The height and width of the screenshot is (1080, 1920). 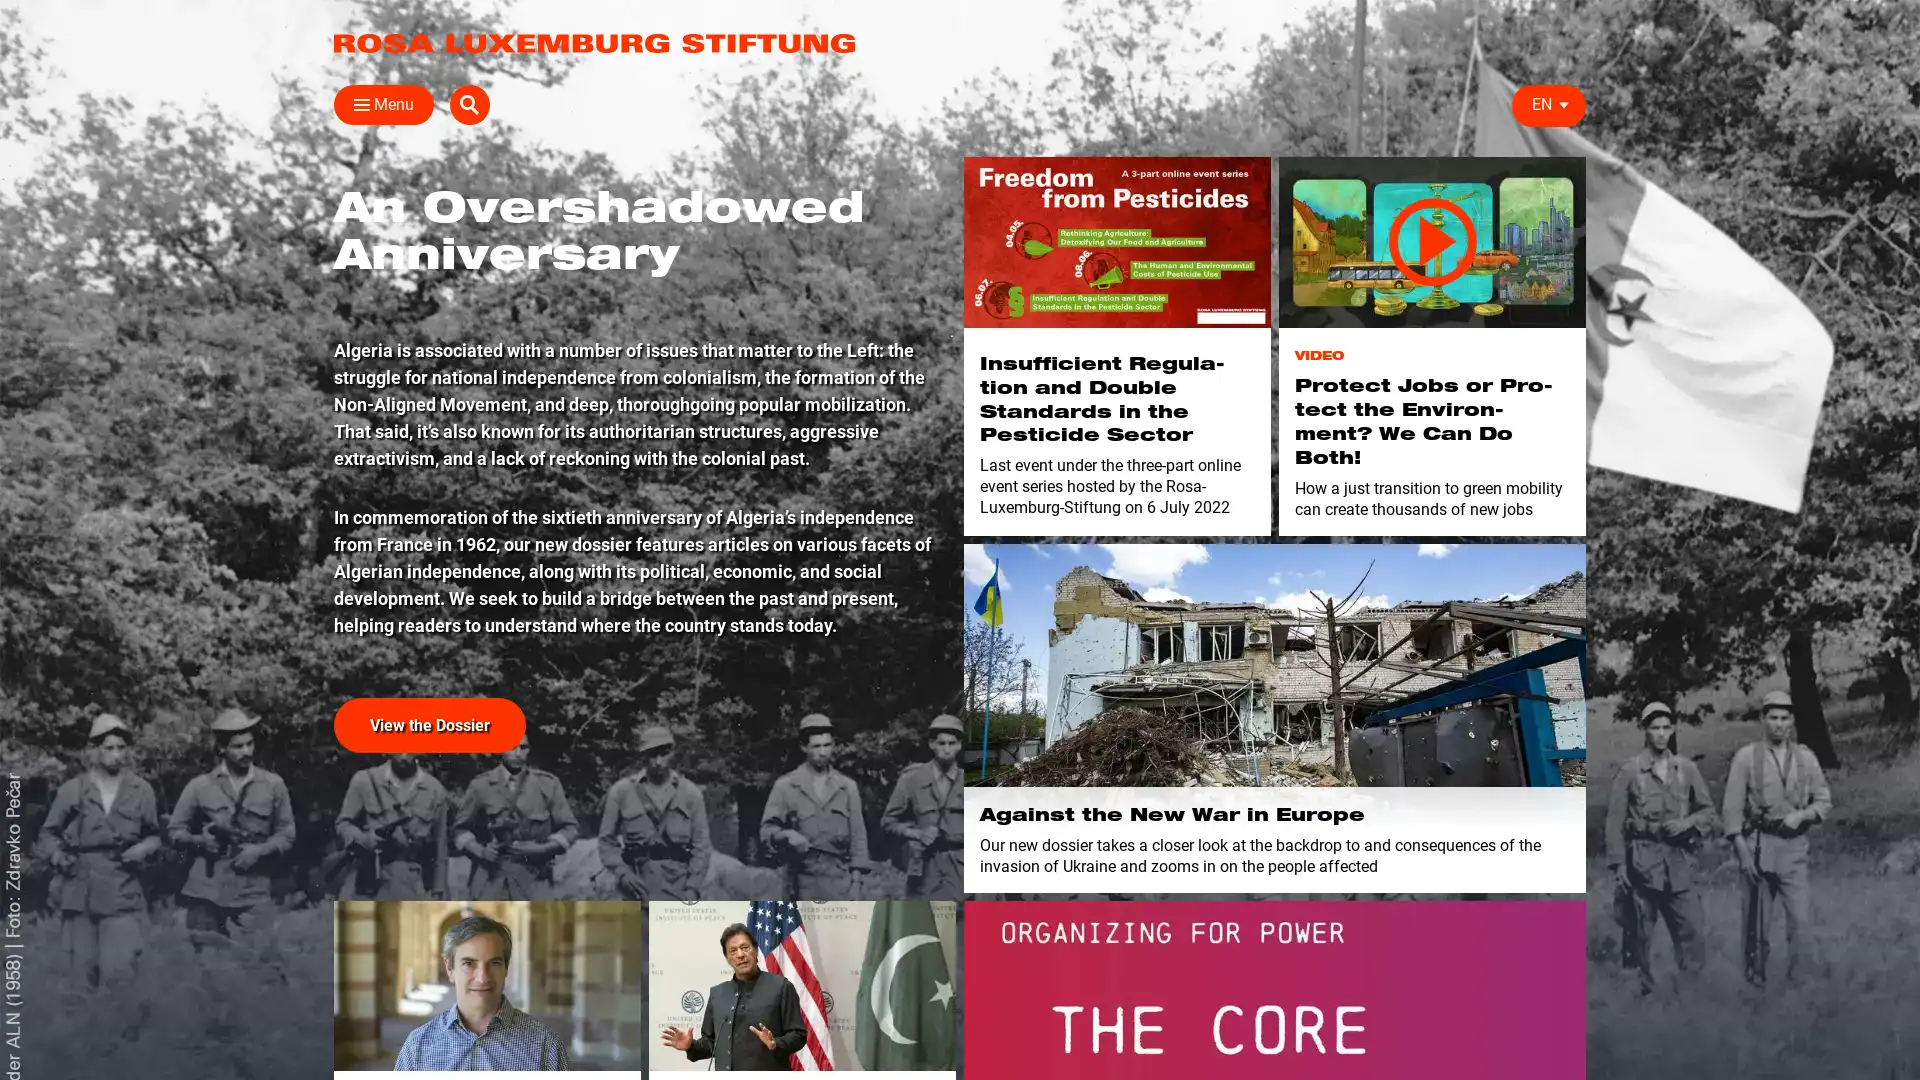 I want to click on Show more / less, so click(x=325, y=459).